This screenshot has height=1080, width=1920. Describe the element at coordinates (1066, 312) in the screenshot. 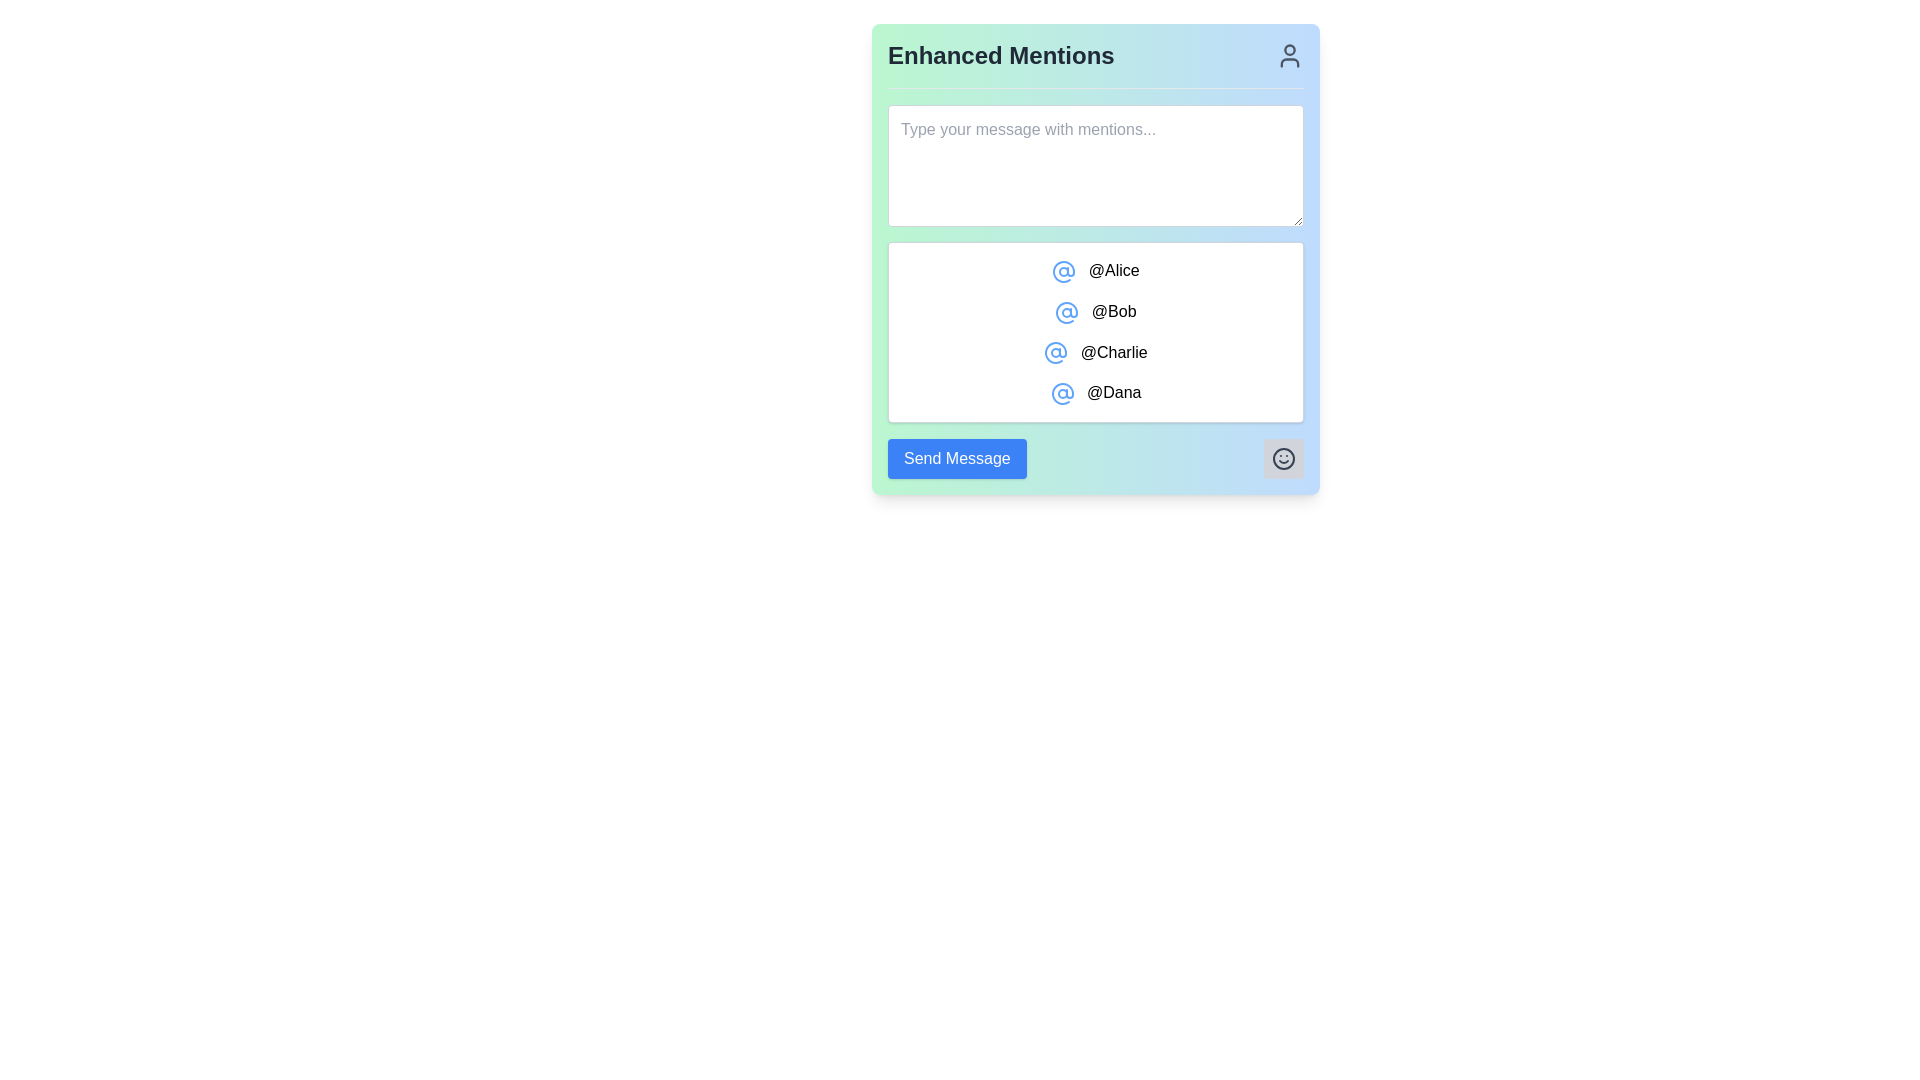

I see `the blue circular '@' icon associated with the text '@Bob', which is positioned to the left of the clickable text` at that location.